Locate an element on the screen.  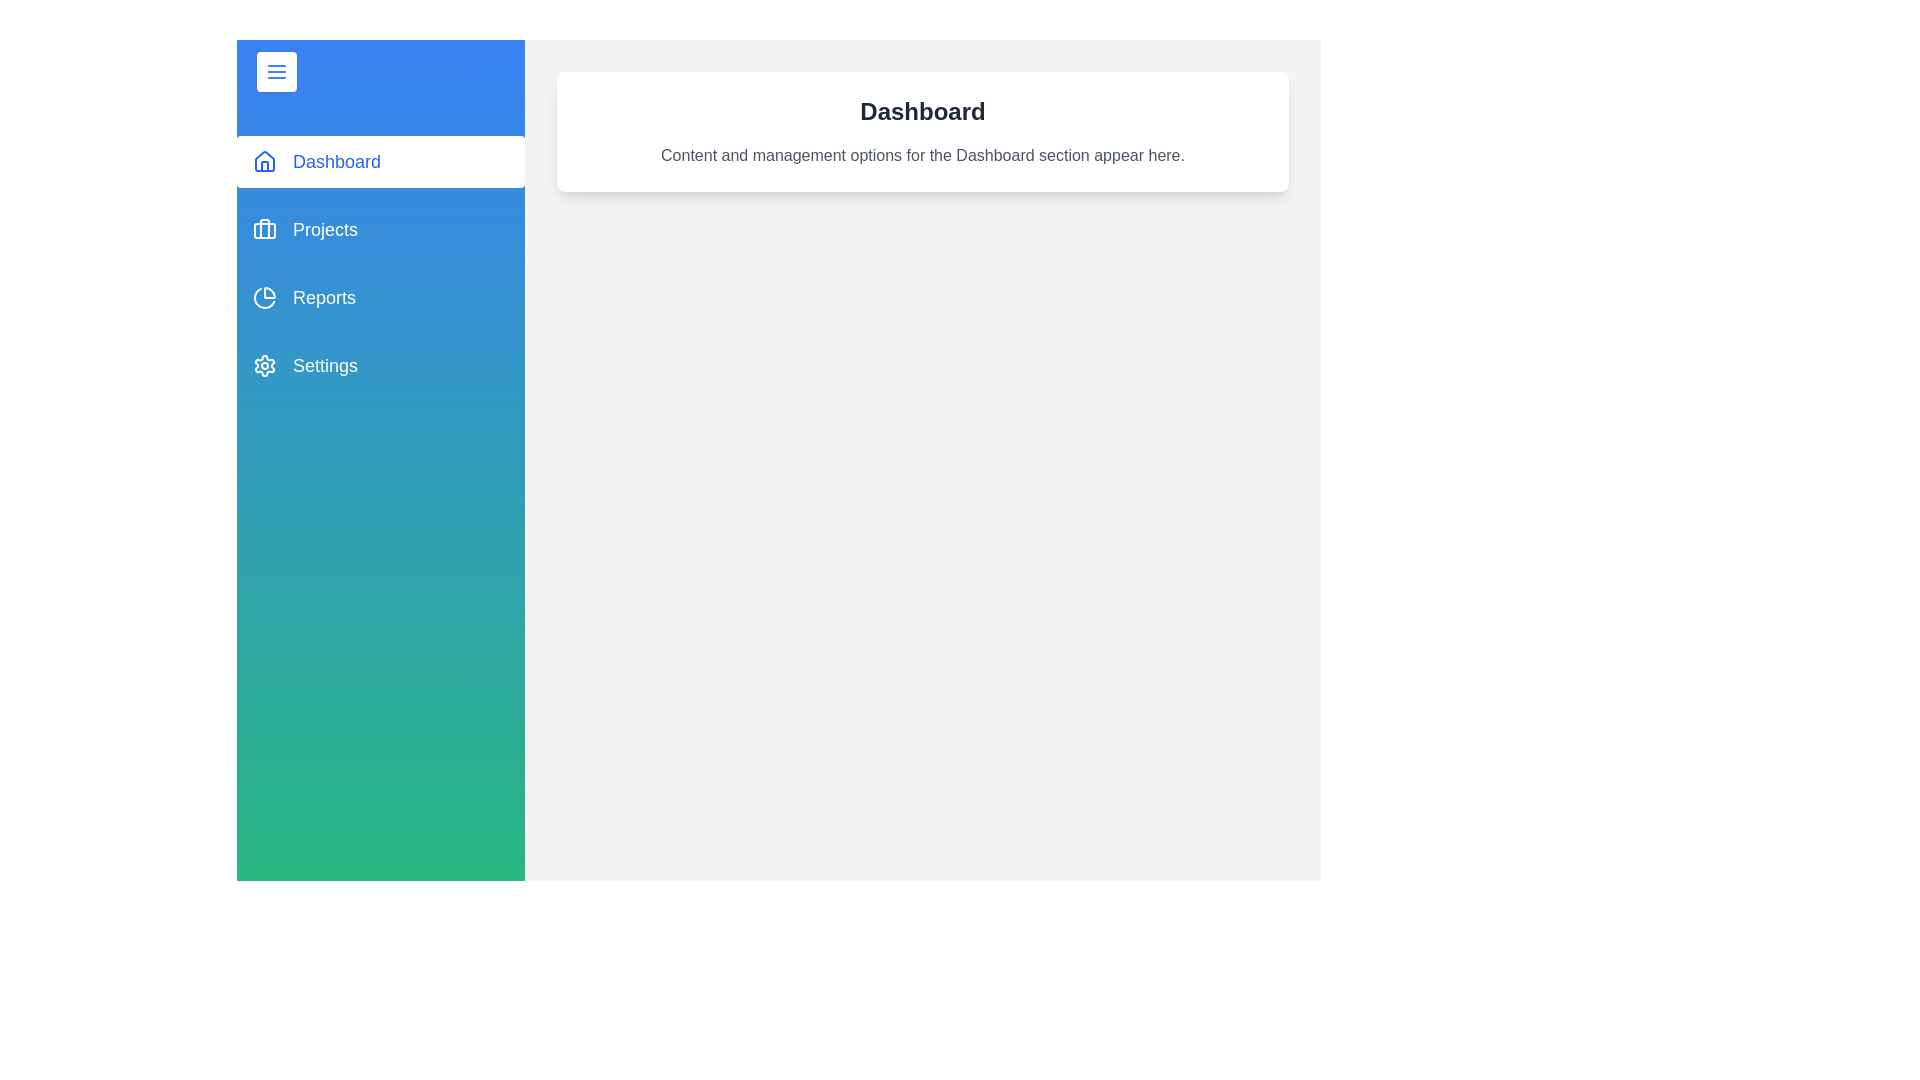
the section Reports from the navigation menu is located at coordinates (380, 297).